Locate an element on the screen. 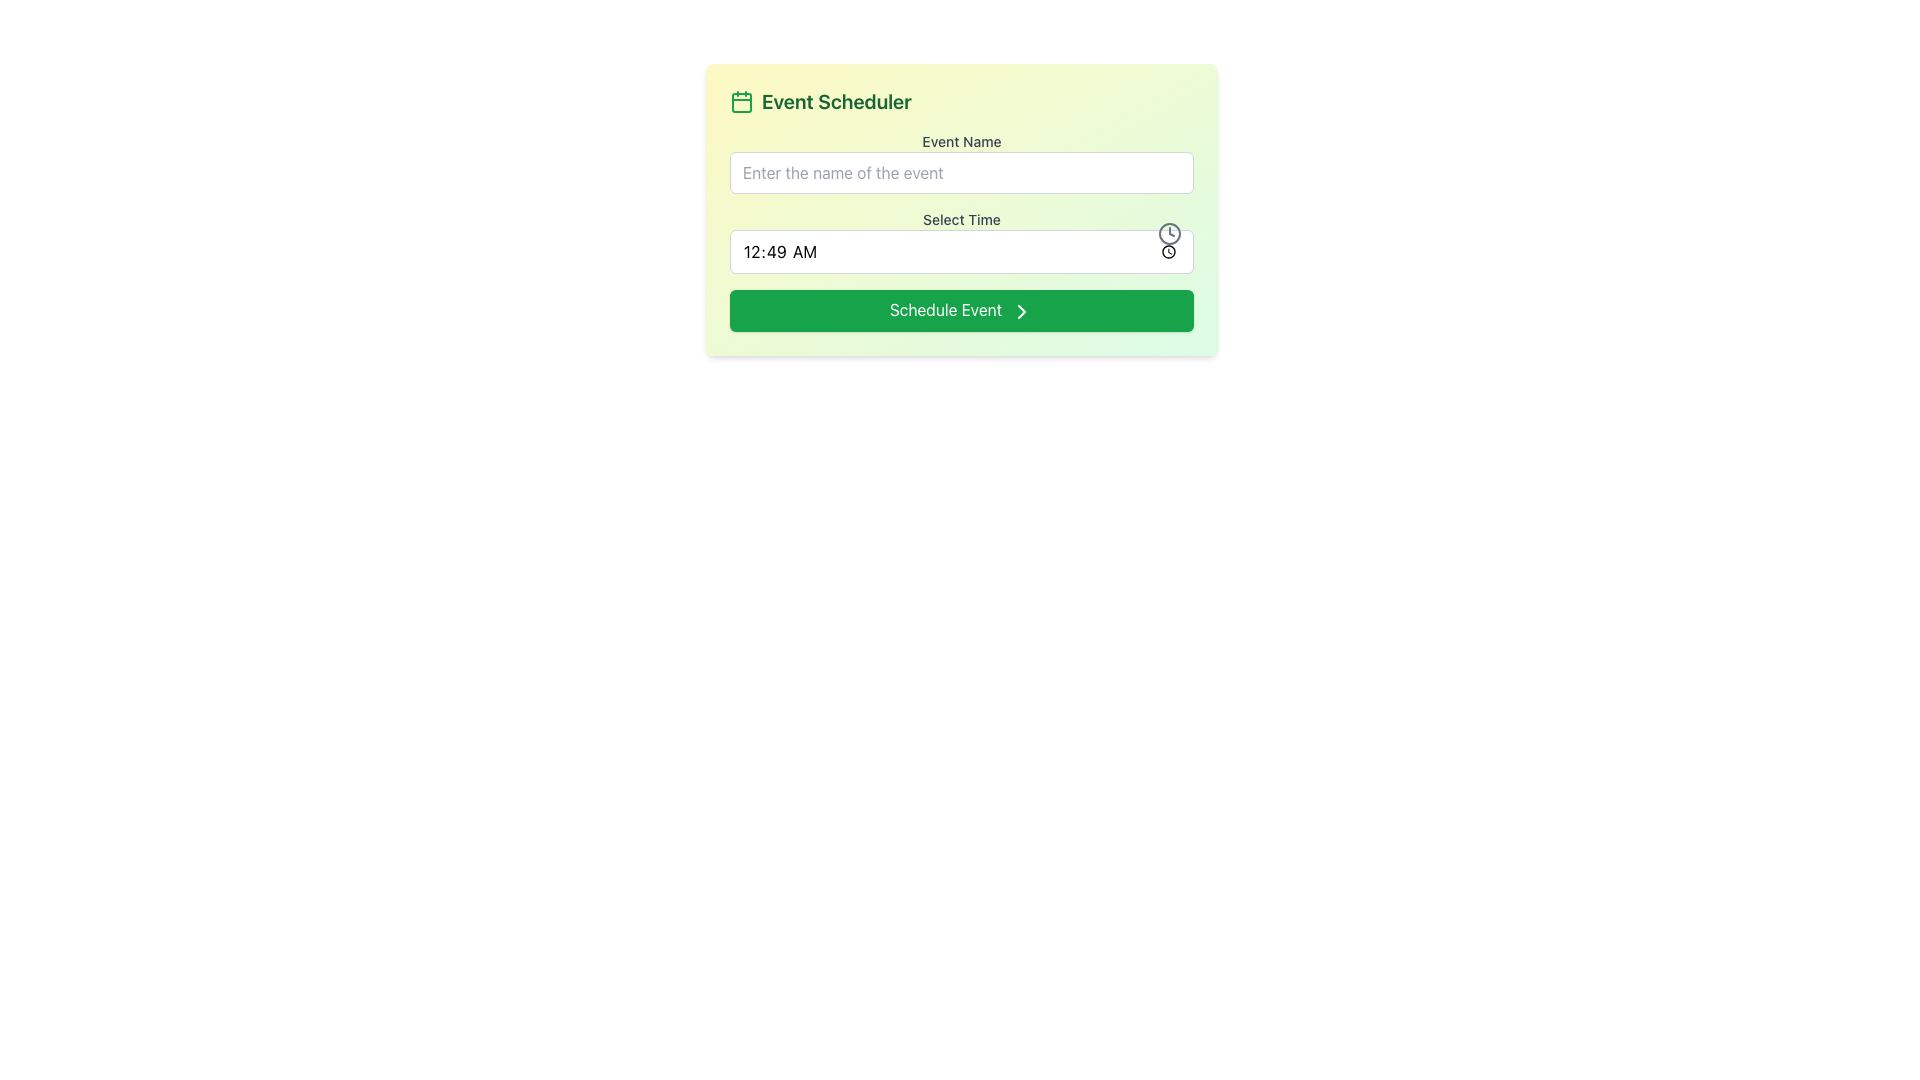 The height and width of the screenshot is (1080, 1920). the inner rectangle of the decorative calendar icon located to the left of the 'Event Scheduler' text at the top of the interface is located at coordinates (741, 103).